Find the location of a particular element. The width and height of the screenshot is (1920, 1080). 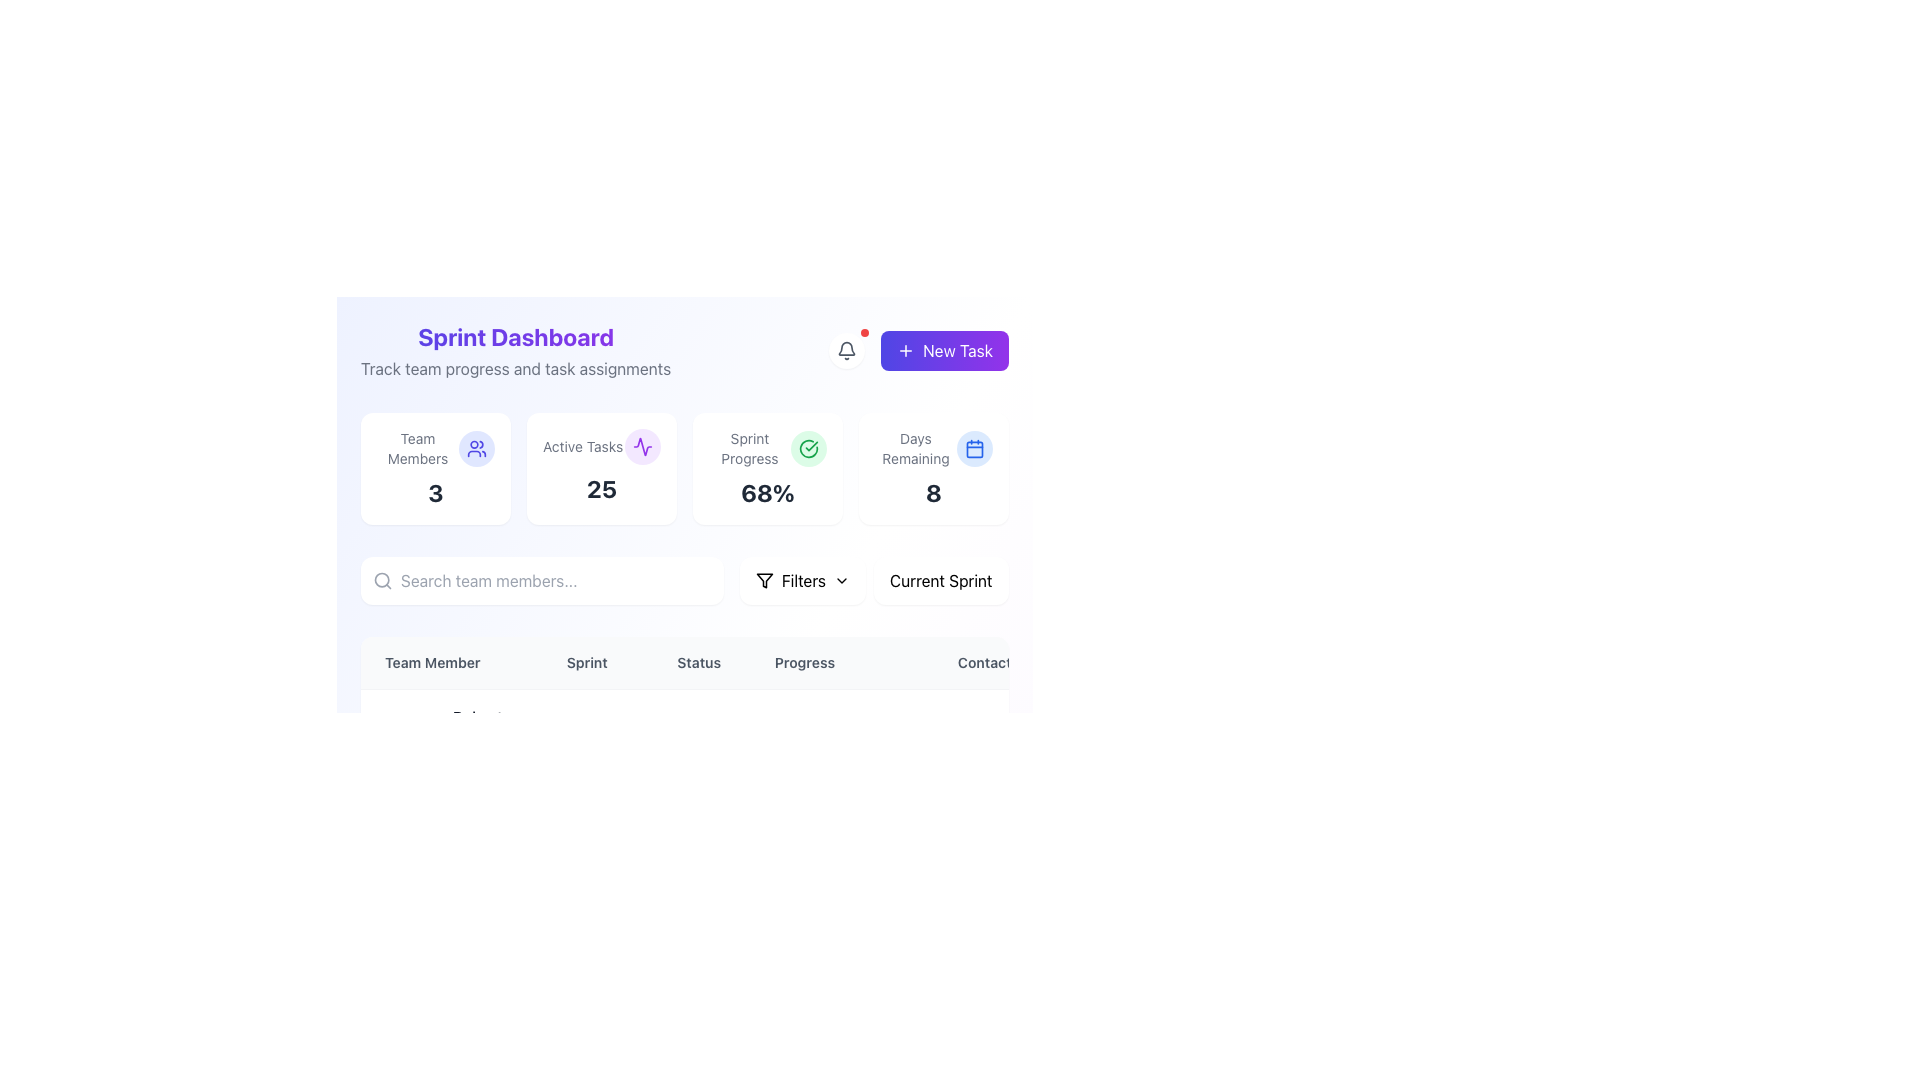

numerical count of team members indicated by the text label located centrally within the bottom section of the 'Team Members' card is located at coordinates (435, 493).